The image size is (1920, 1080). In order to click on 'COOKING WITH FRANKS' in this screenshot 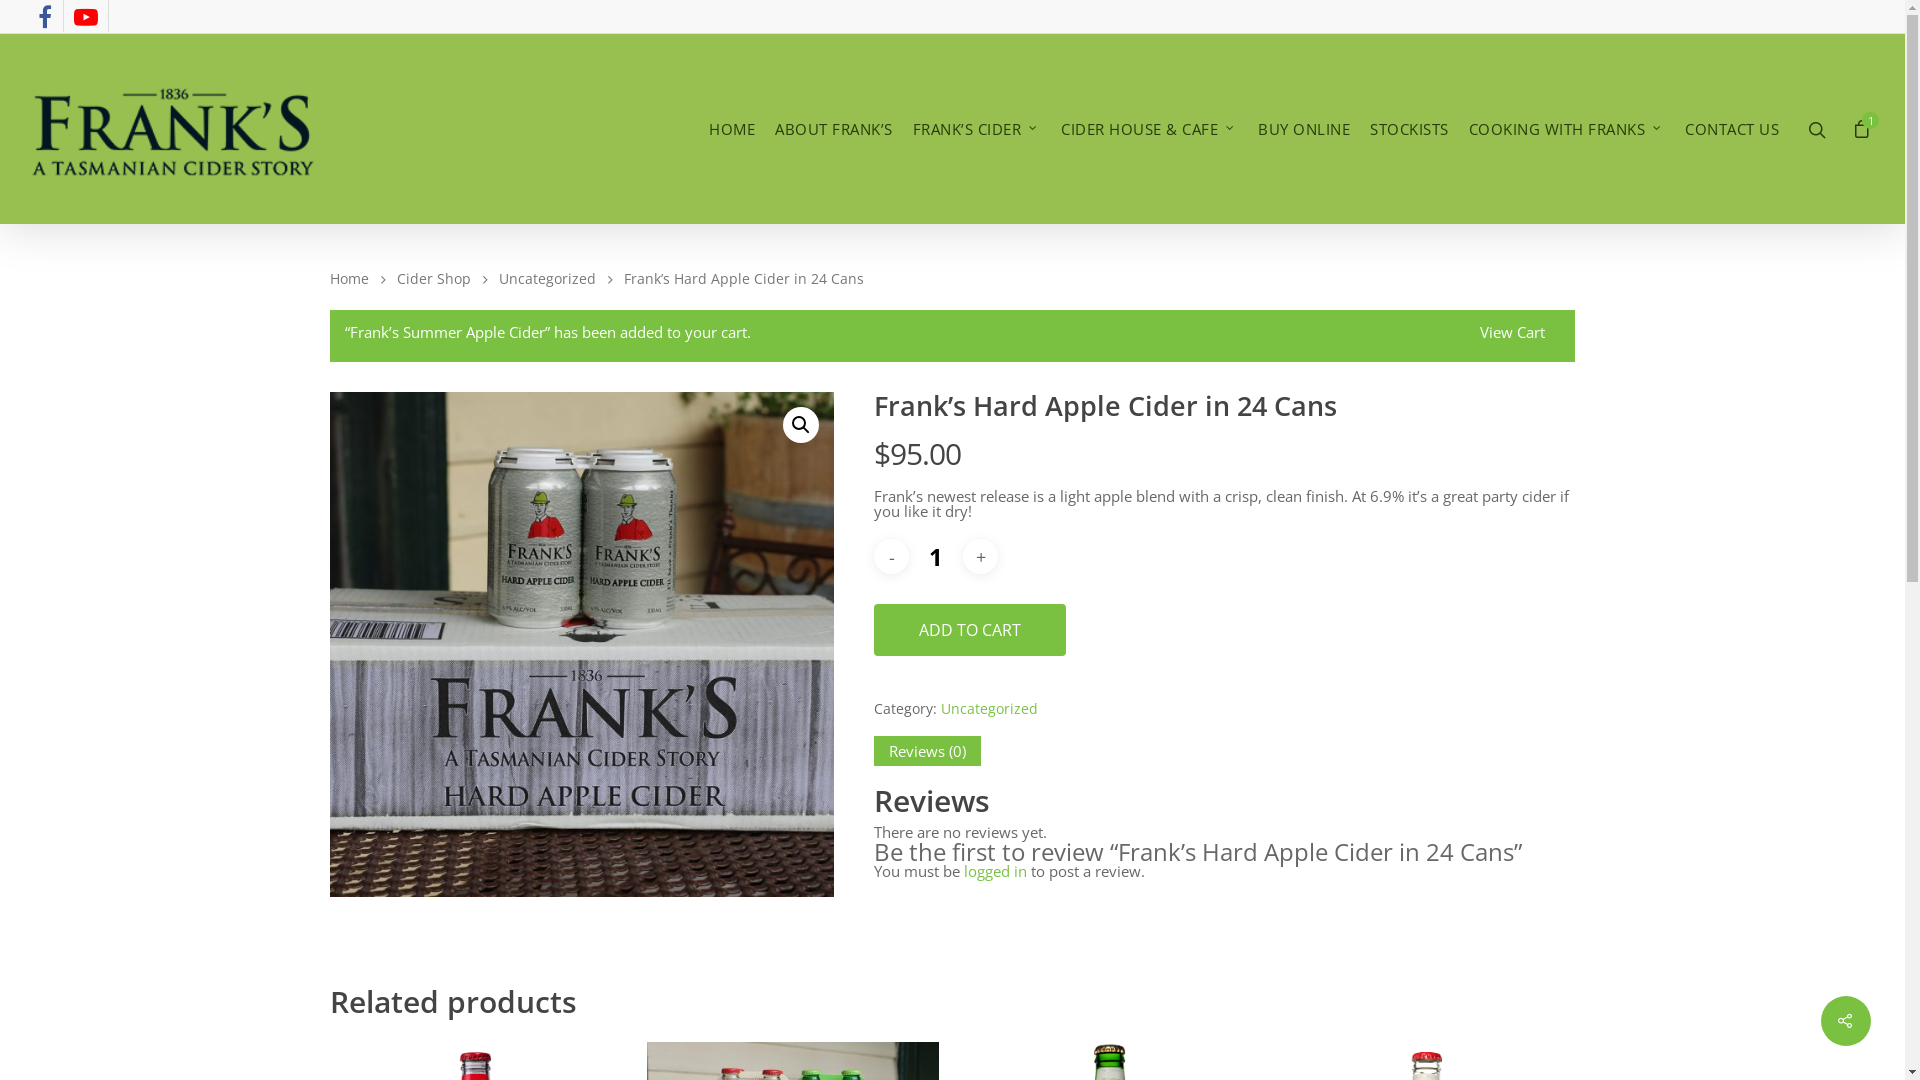, I will do `click(1565, 129)`.